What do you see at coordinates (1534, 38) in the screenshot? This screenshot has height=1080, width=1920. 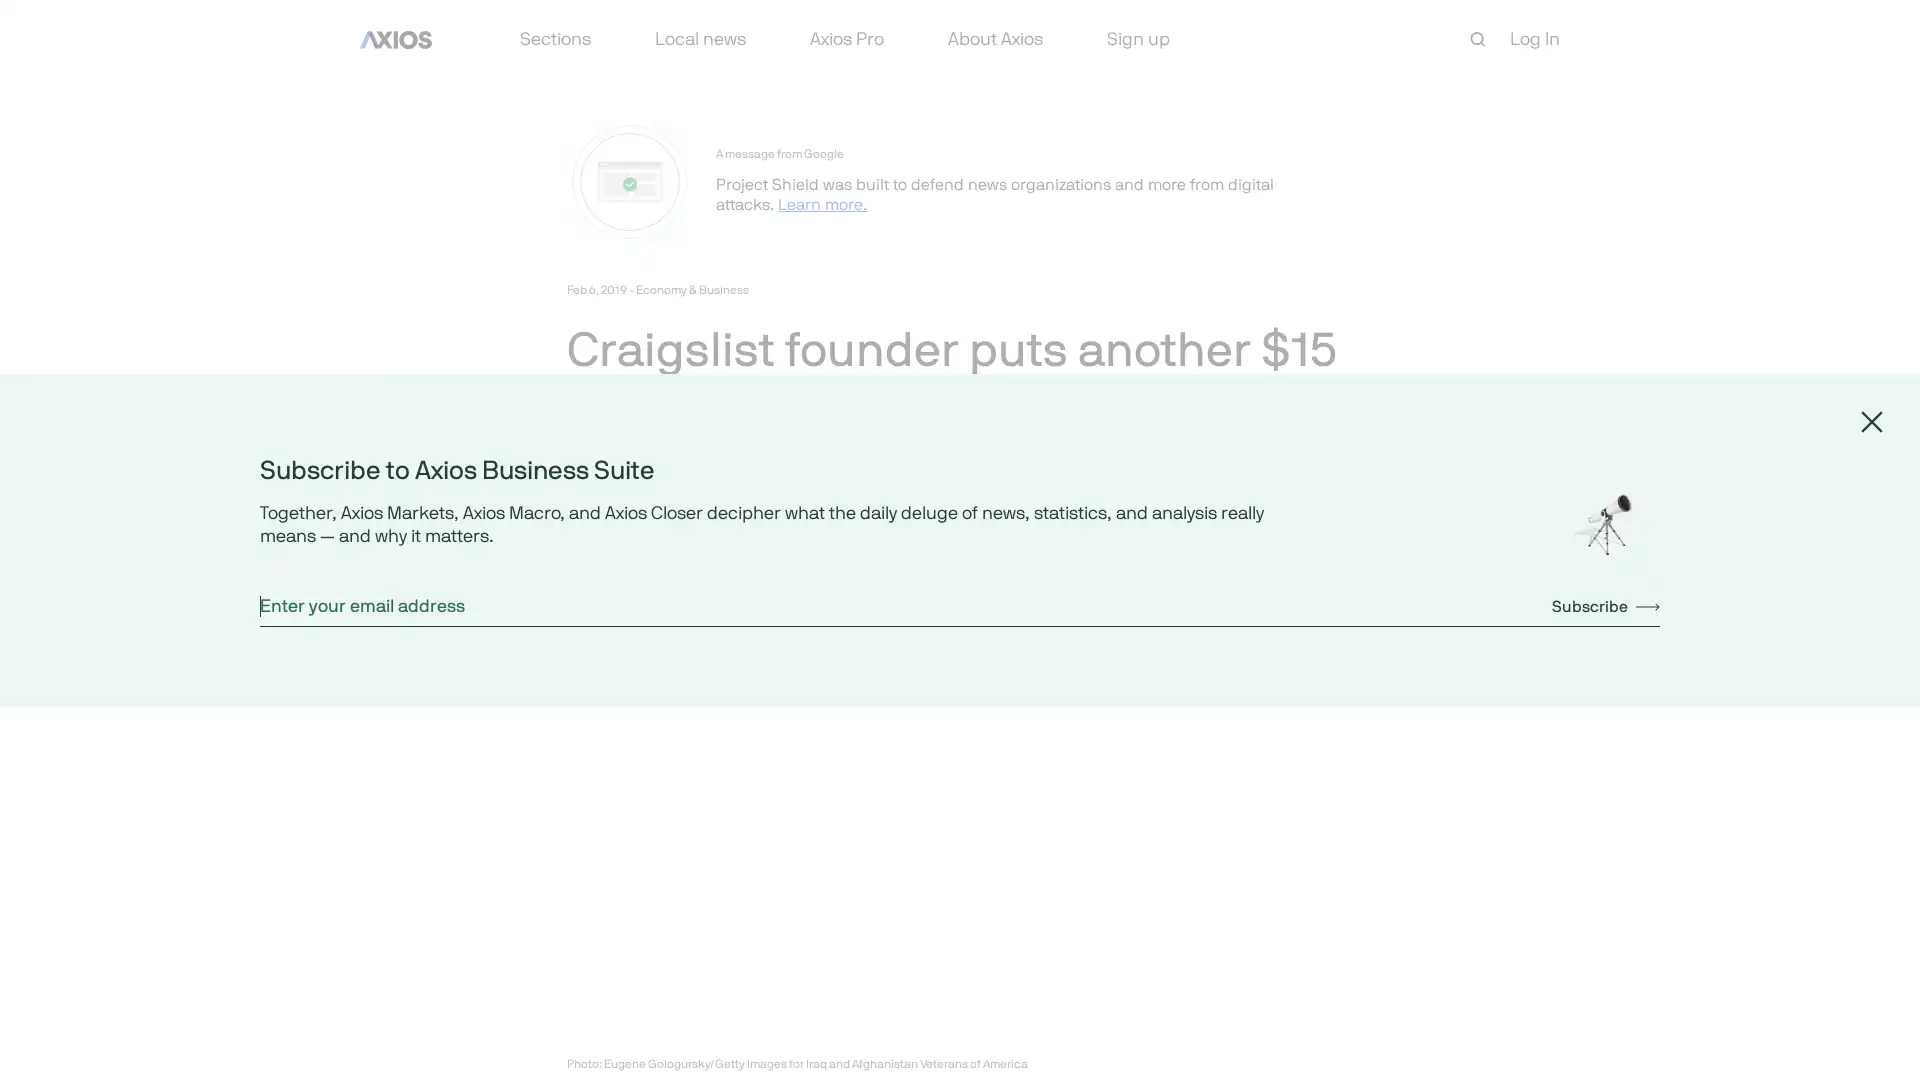 I see `Log In` at bounding box center [1534, 38].